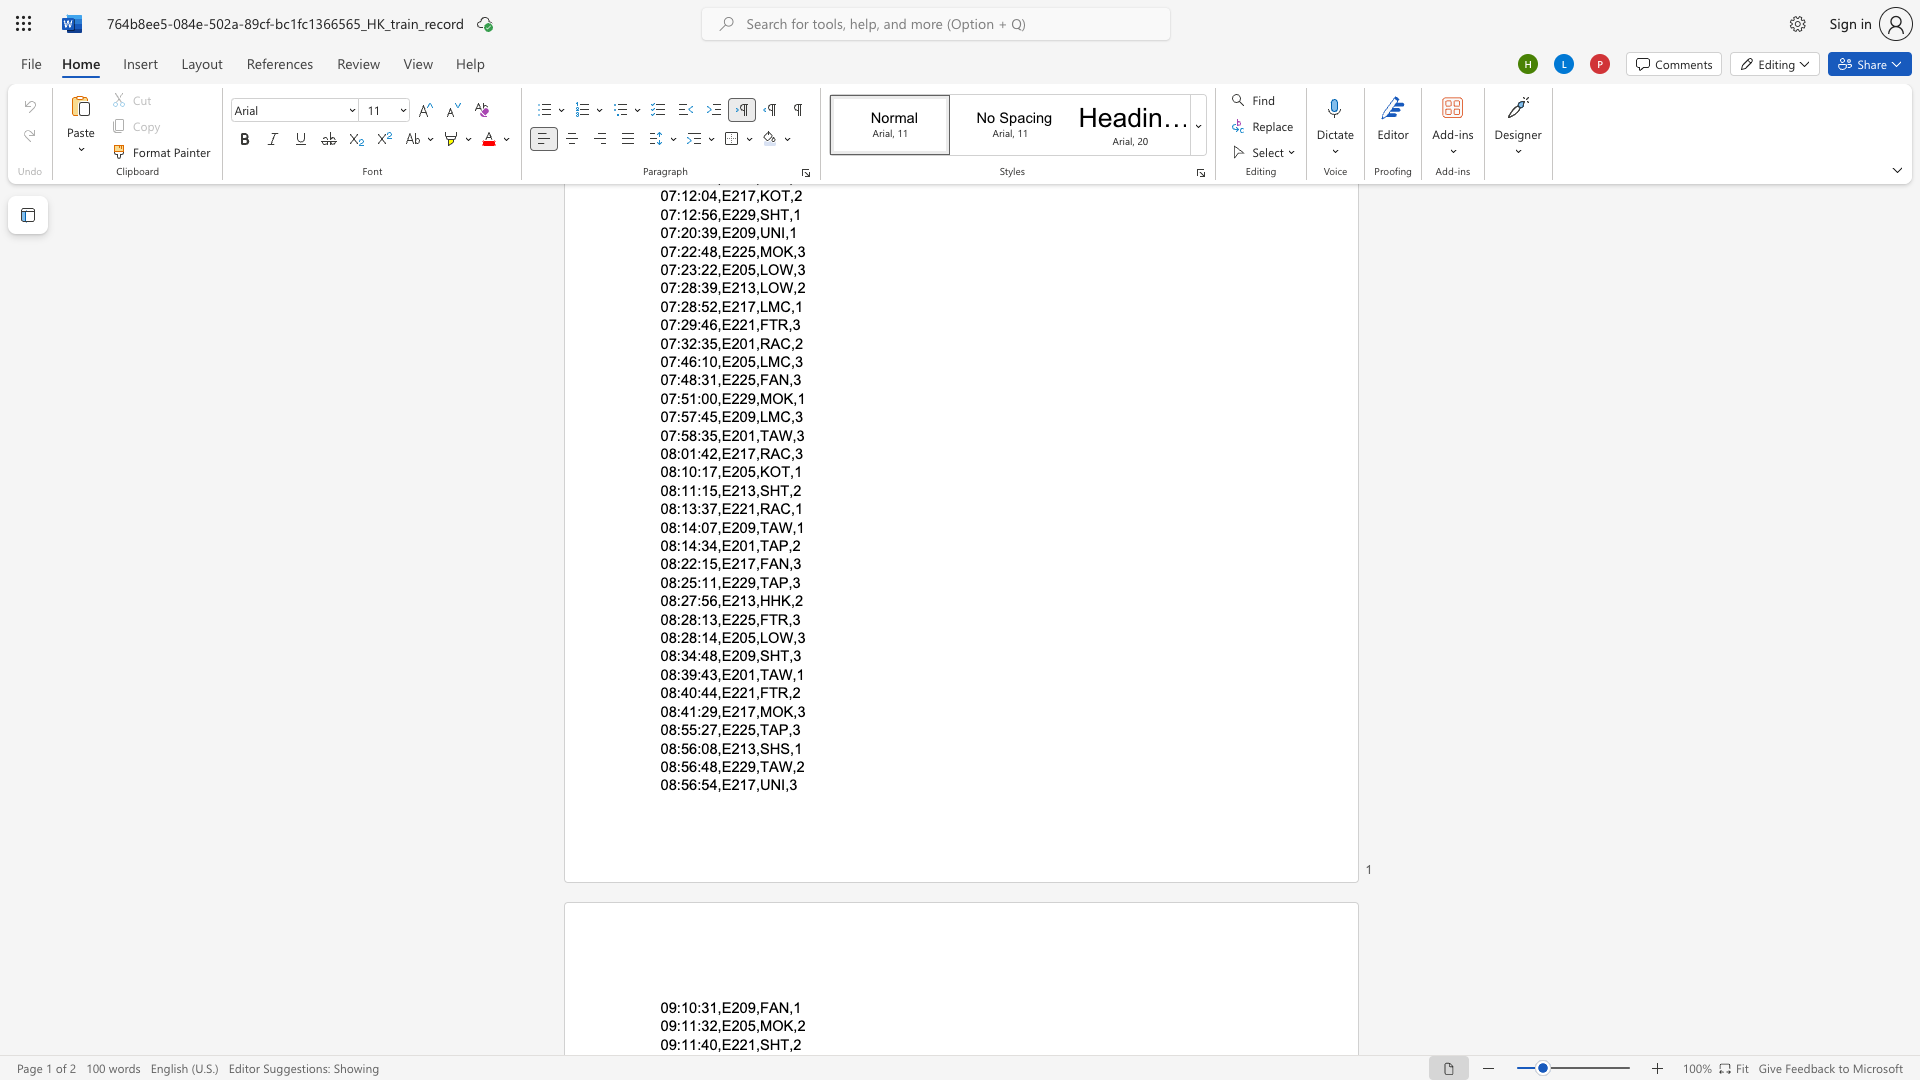 Image resolution: width=1920 pixels, height=1080 pixels. Describe the element at coordinates (720, 1026) in the screenshot. I see `the subset text "E205,MO" within the text "09:11:32,E205,MOK,2"` at that location.